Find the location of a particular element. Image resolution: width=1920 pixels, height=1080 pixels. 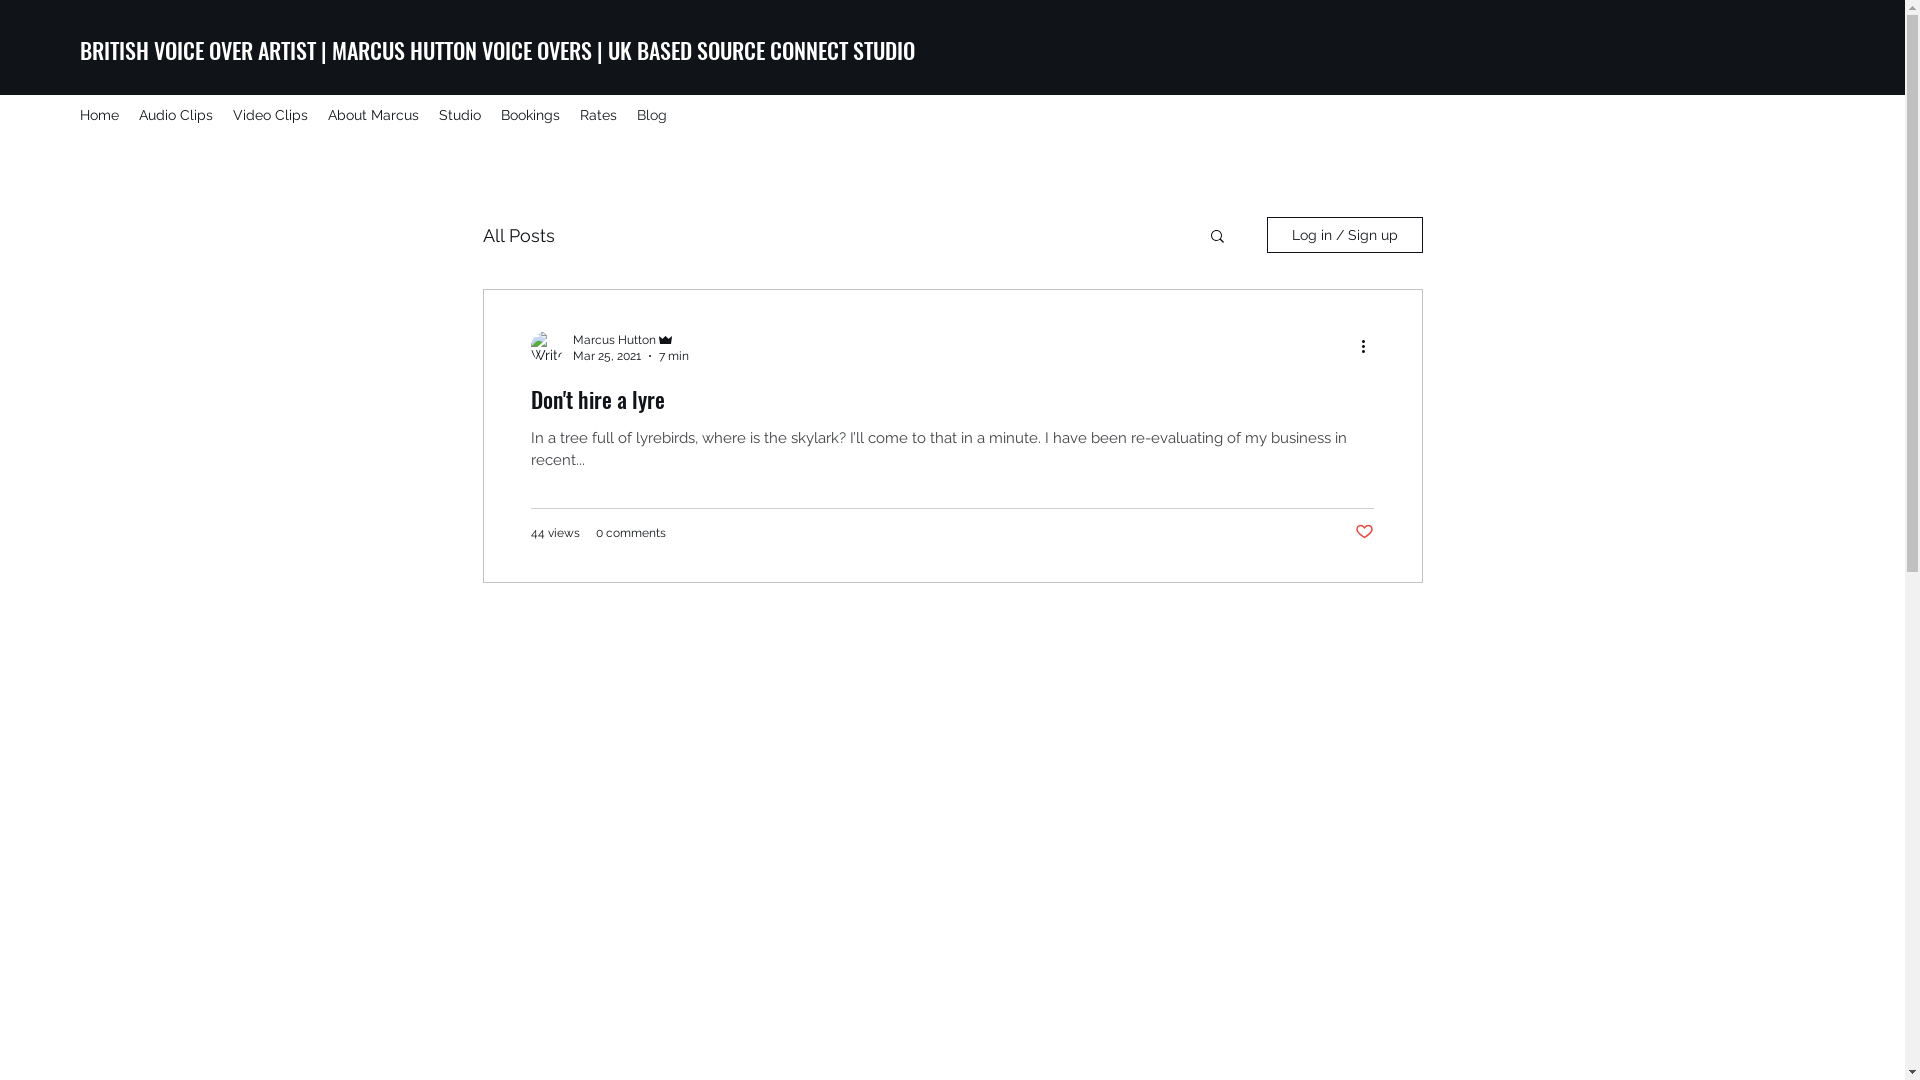

'Studio' is located at coordinates (459, 115).